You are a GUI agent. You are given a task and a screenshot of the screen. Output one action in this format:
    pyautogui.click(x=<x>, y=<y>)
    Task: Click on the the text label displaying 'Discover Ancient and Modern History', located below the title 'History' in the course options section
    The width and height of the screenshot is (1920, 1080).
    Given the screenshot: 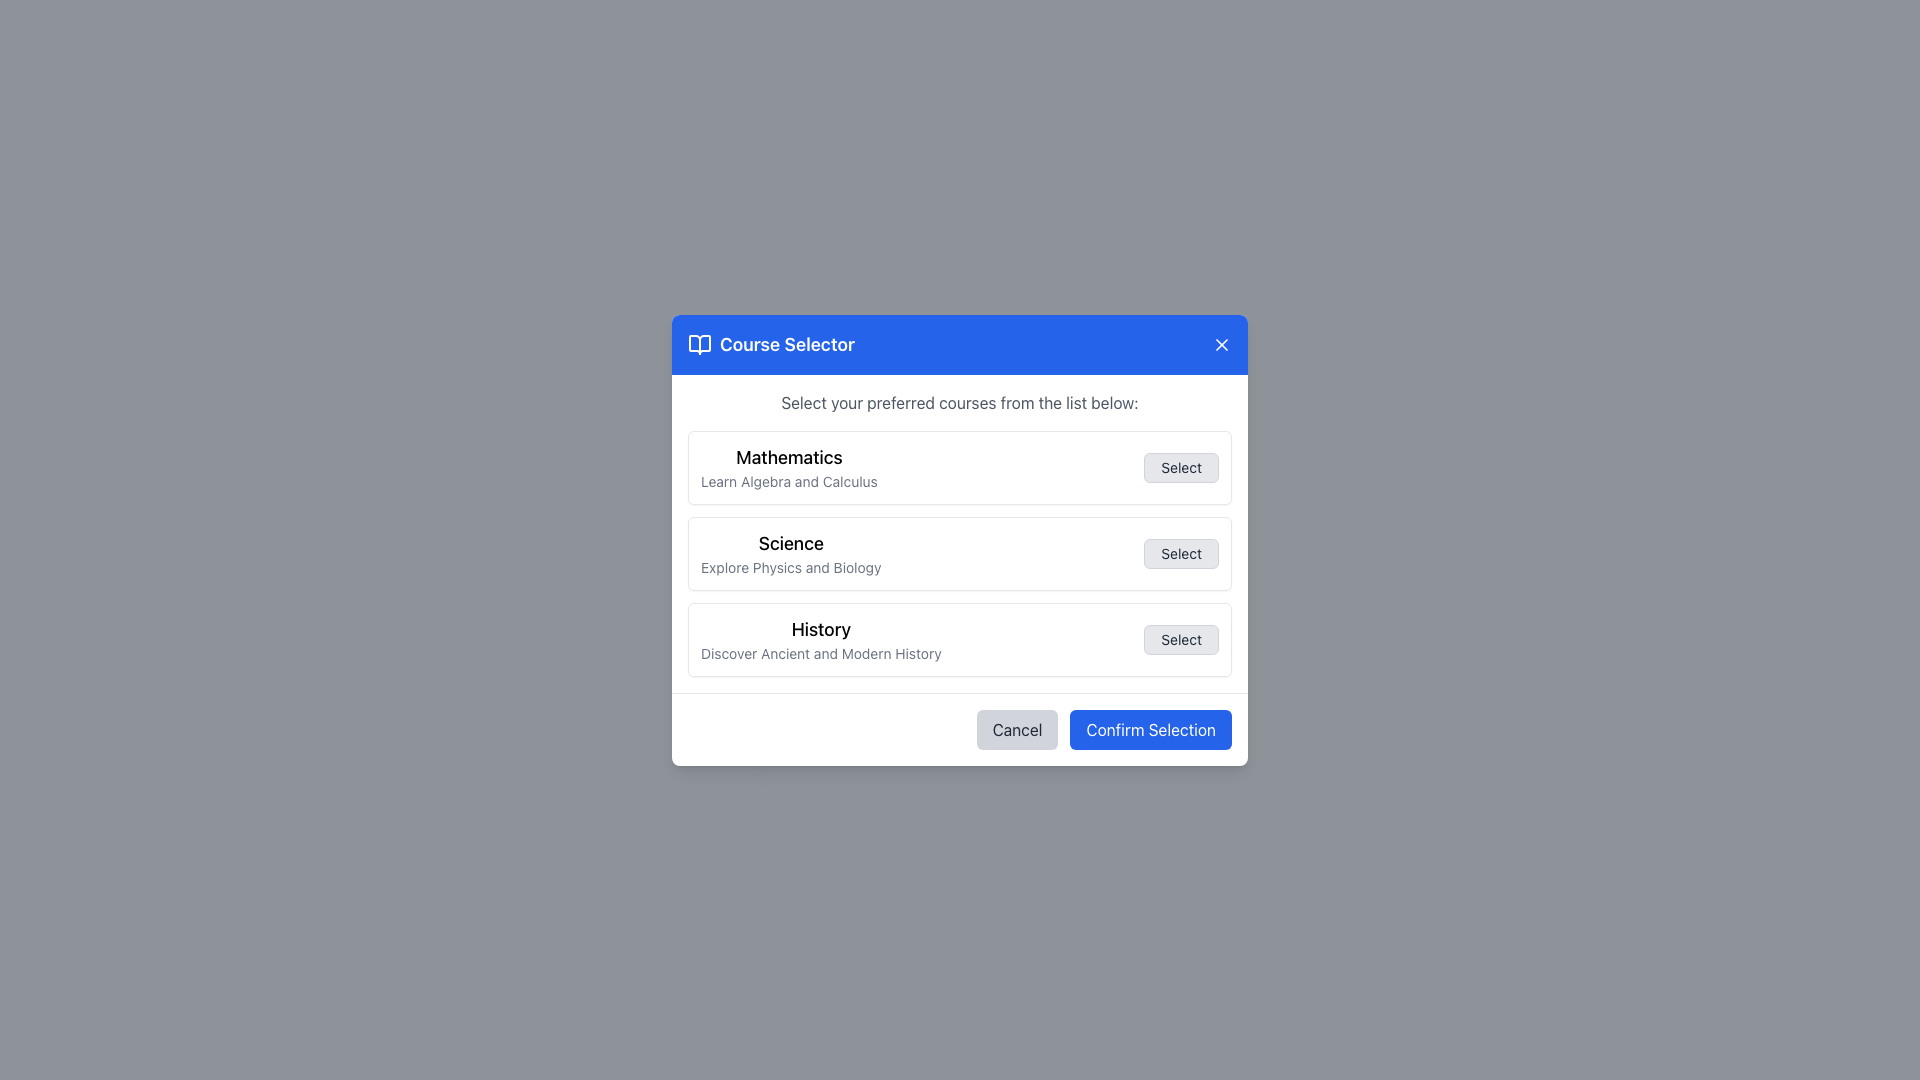 What is the action you would take?
    pyautogui.click(x=821, y=653)
    